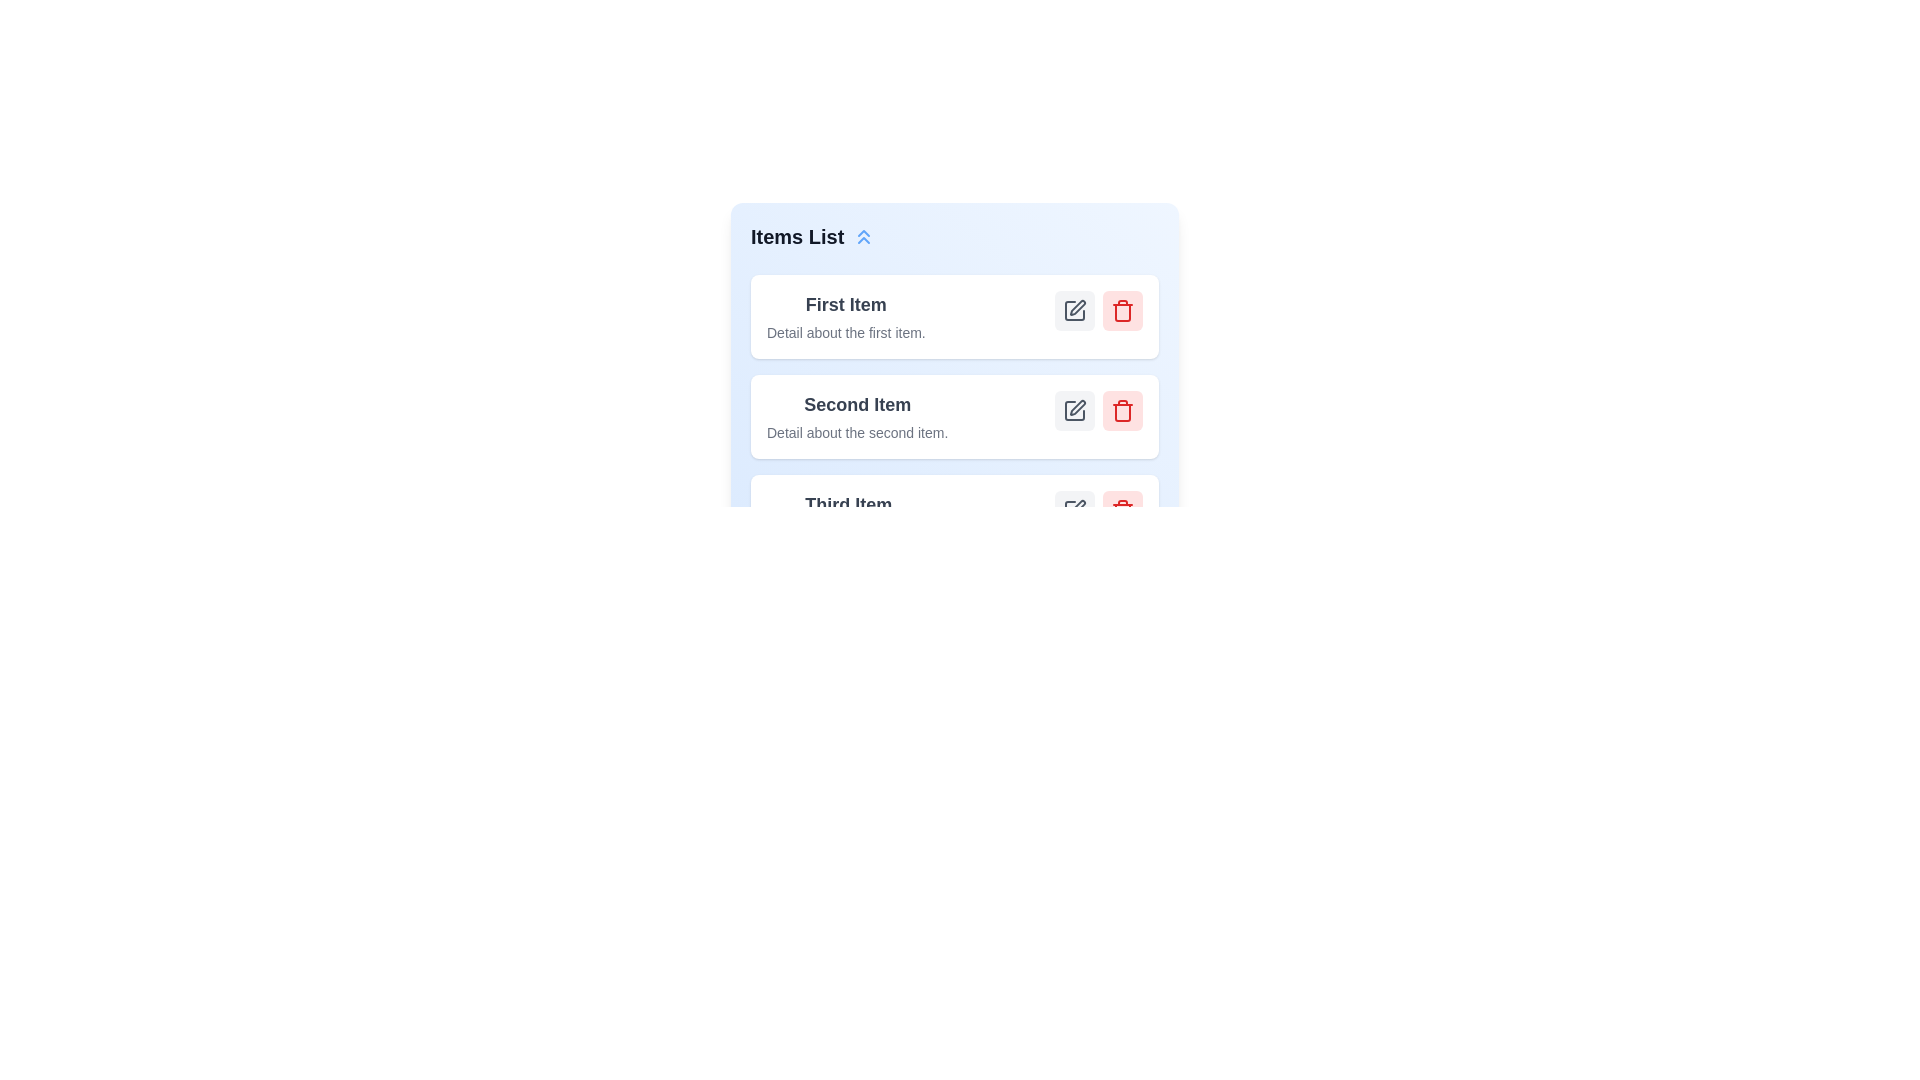  What do you see at coordinates (1074, 311) in the screenshot?
I see `edit button for the item with the title First Item` at bounding box center [1074, 311].